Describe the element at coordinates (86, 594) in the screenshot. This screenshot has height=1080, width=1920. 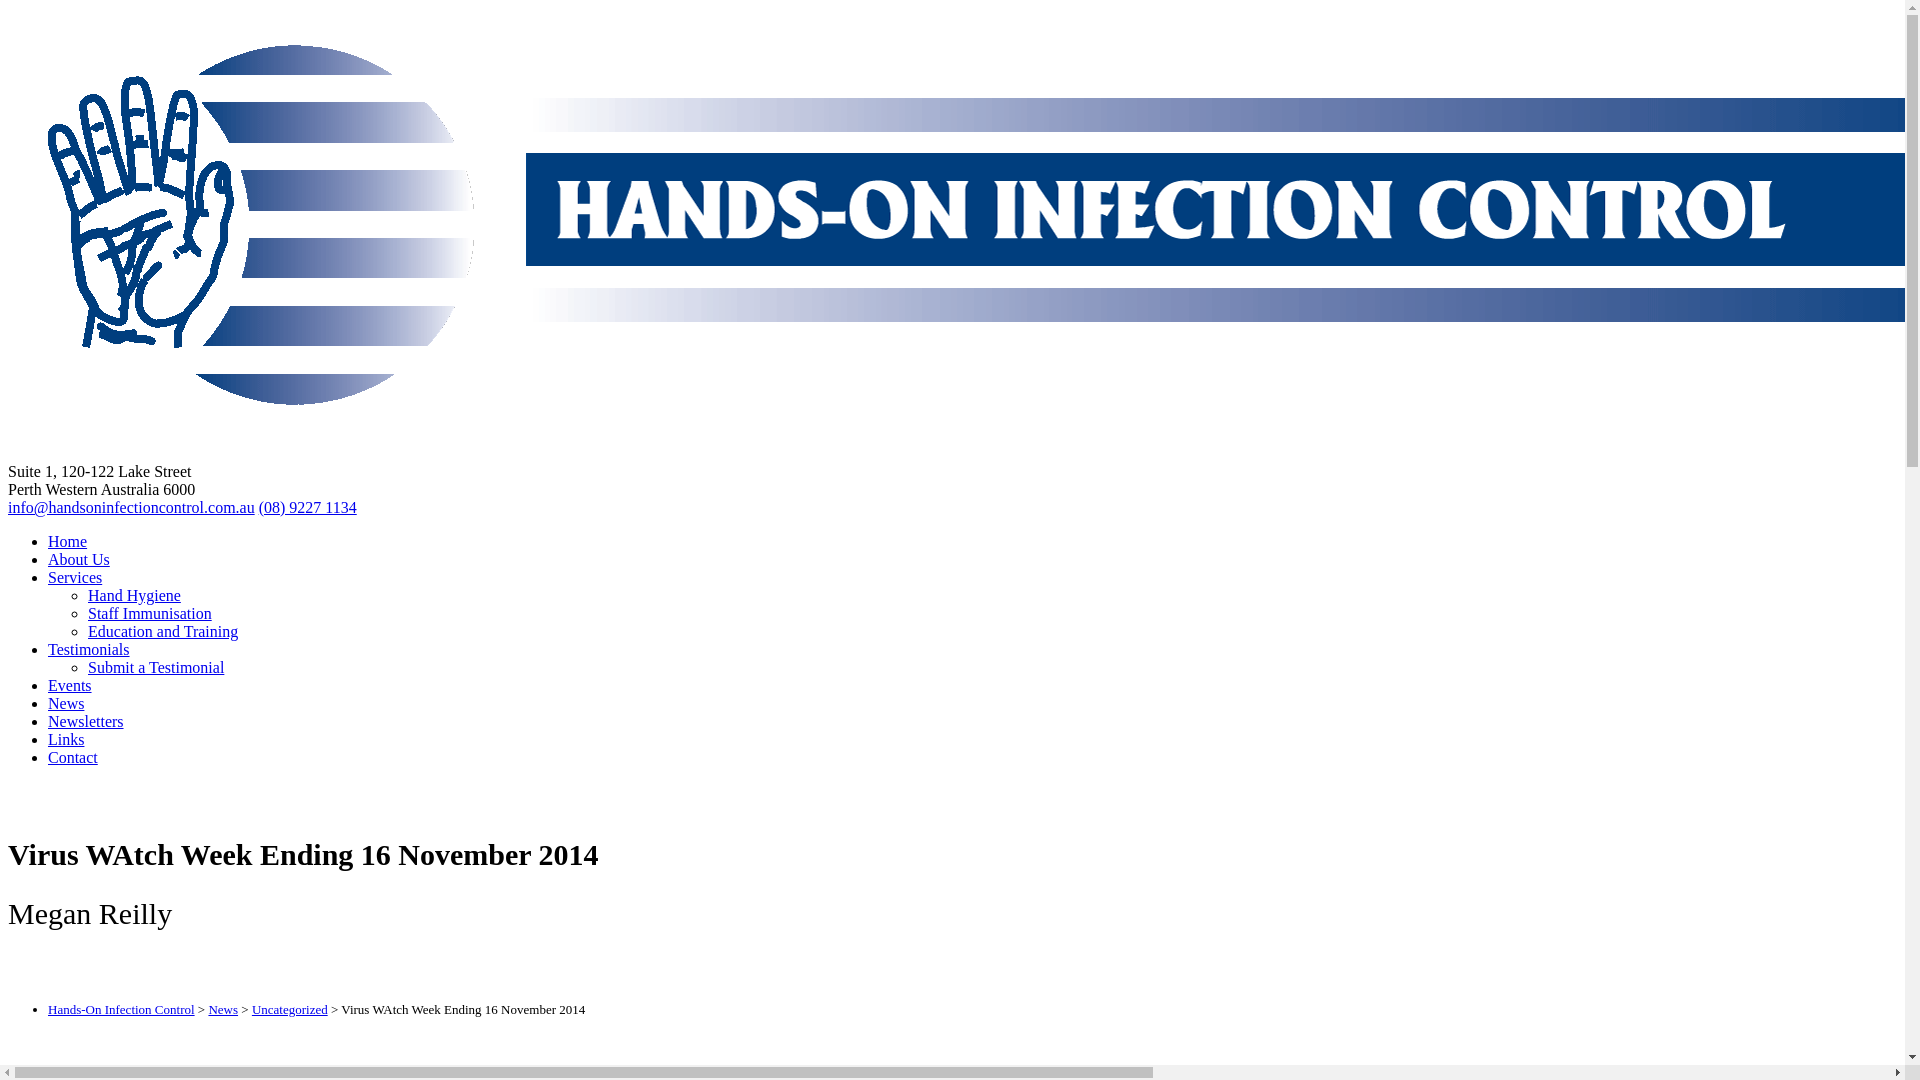
I see `'Hand Hygiene'` at that location.